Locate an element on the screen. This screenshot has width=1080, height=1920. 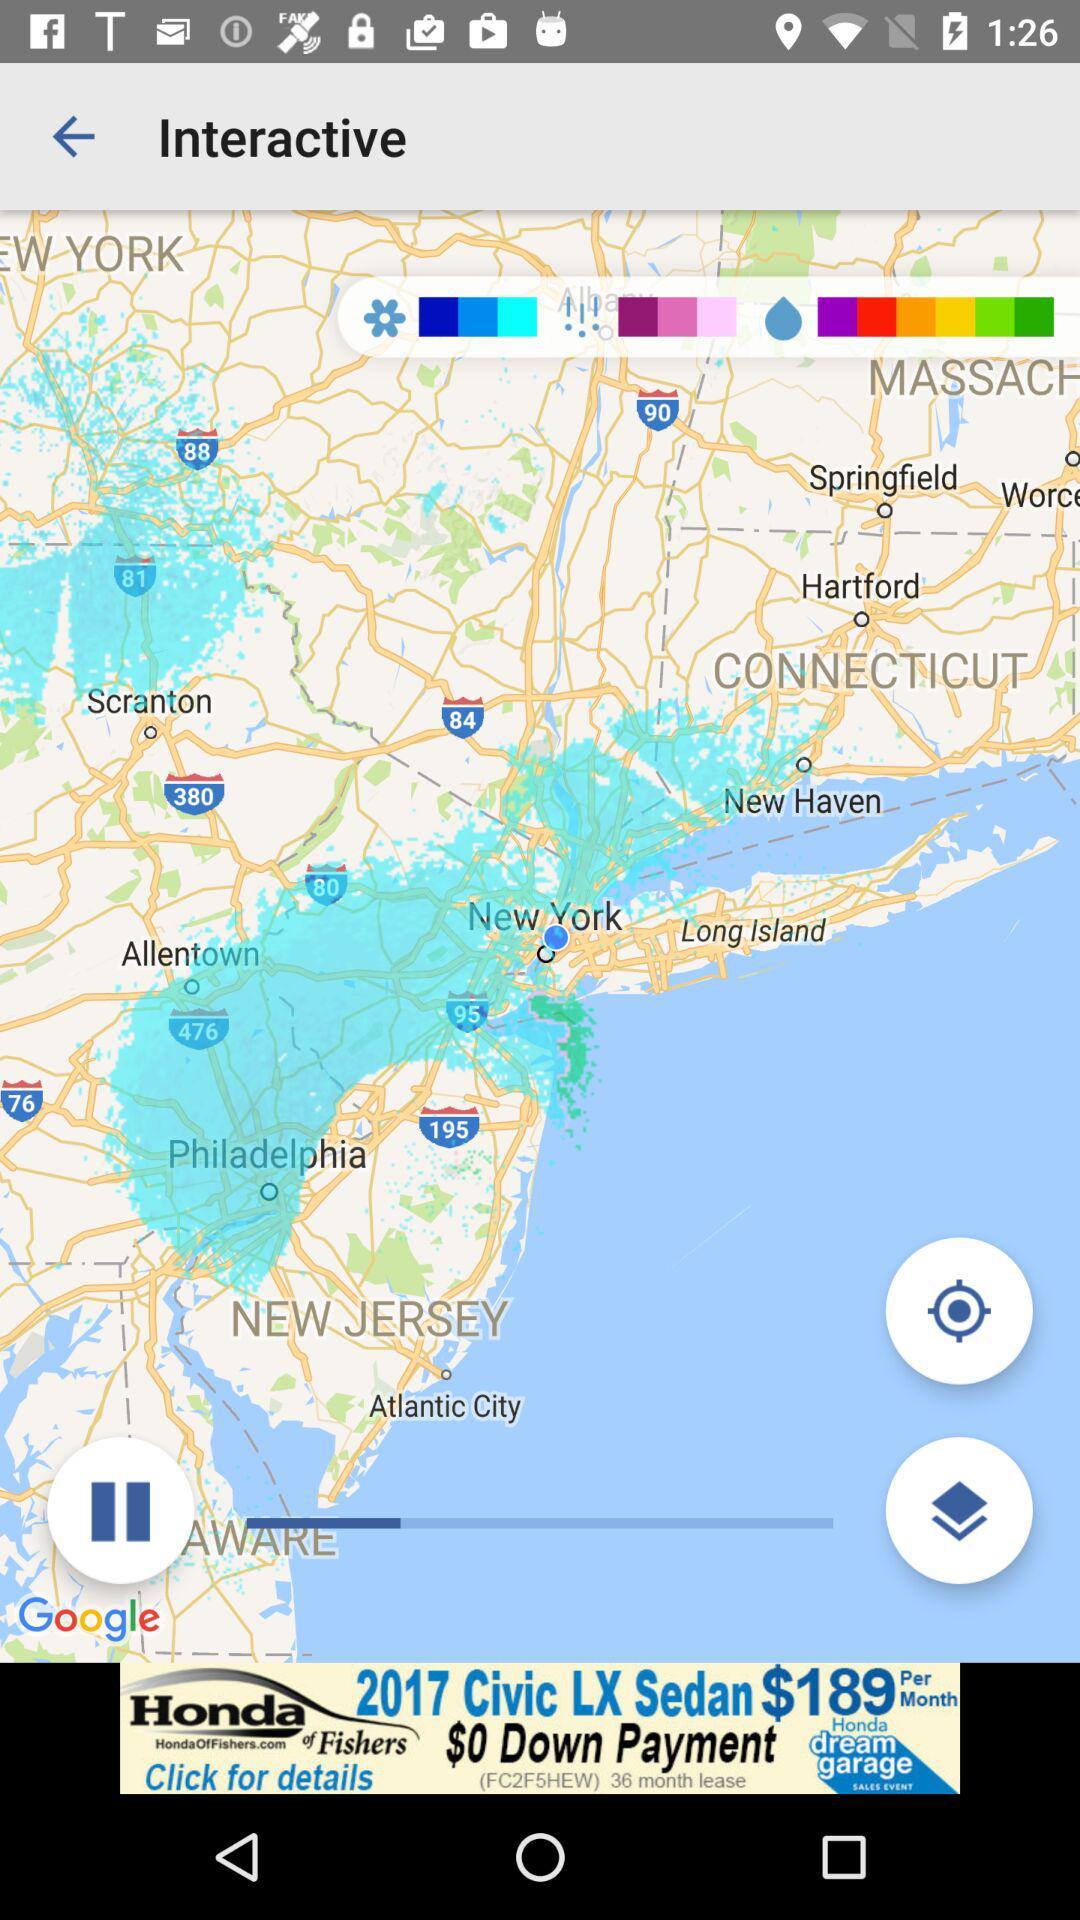
get current location is located at coordinates (958, 1310).